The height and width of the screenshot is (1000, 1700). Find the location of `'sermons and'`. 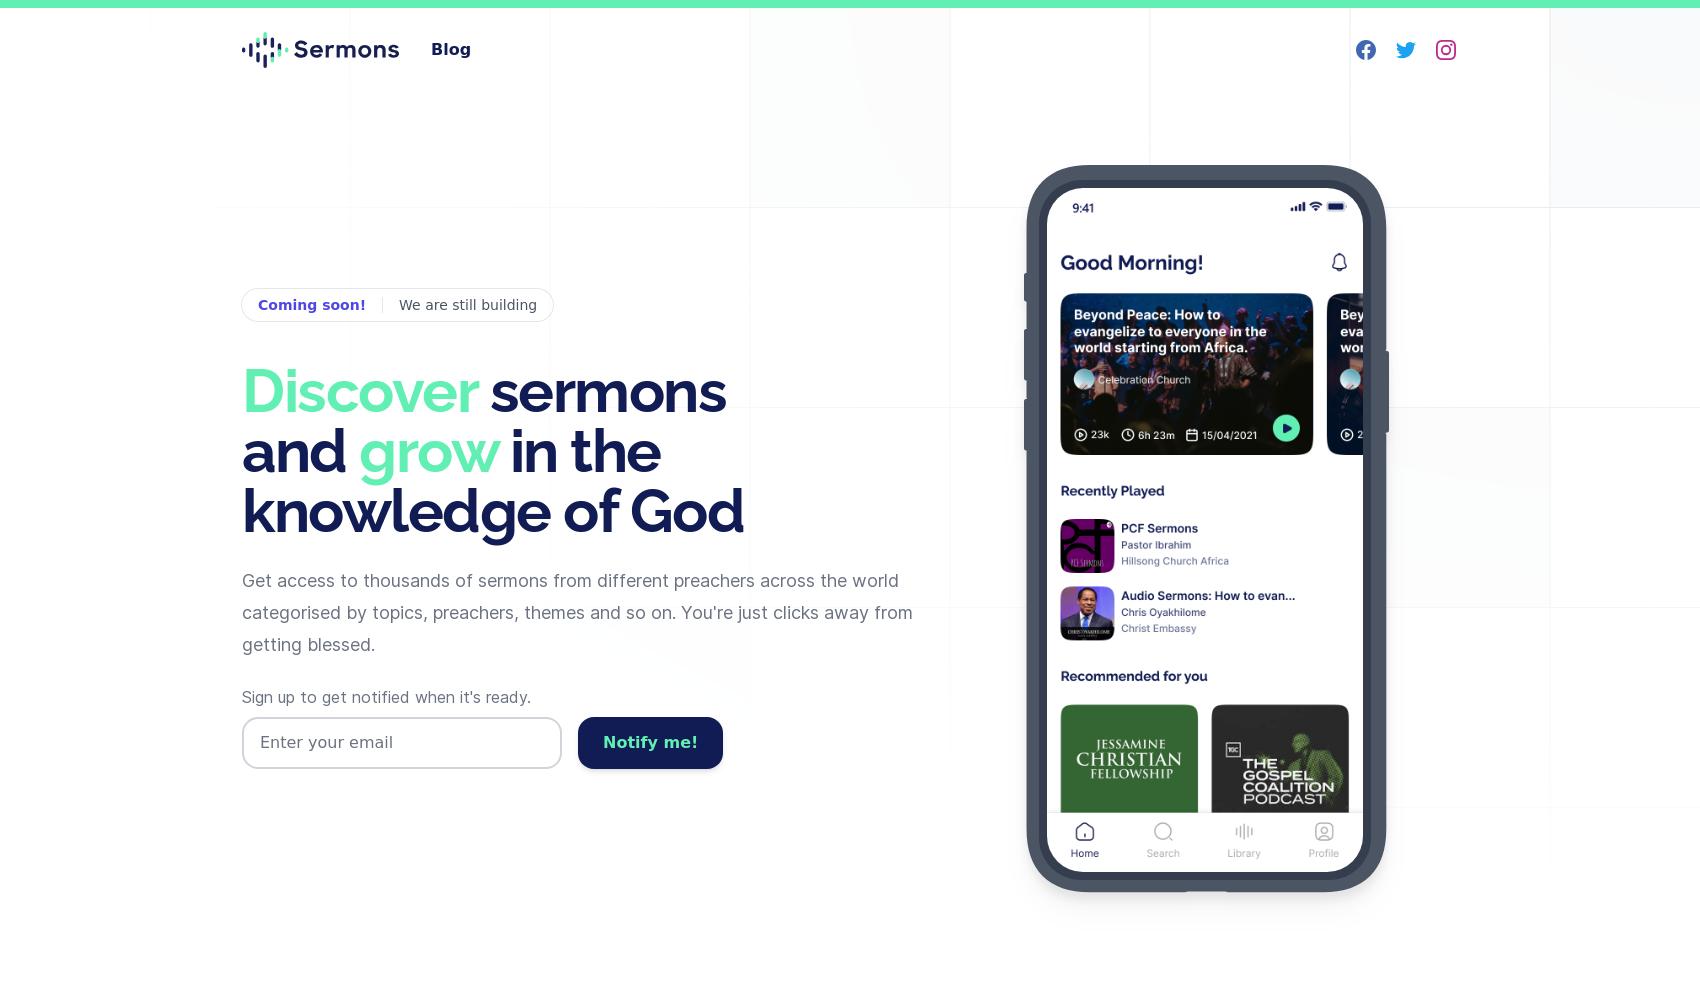

'sermons and' is located at coordinates (483, 420).